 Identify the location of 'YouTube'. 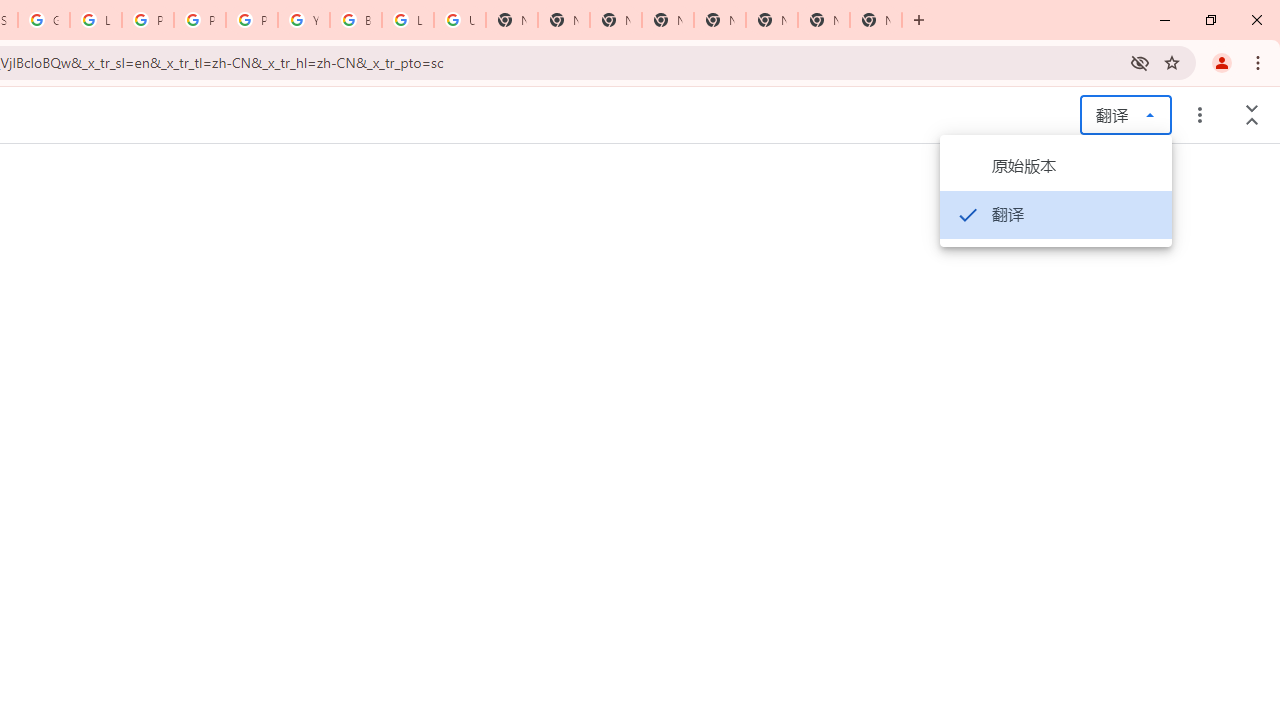
(303, 20).